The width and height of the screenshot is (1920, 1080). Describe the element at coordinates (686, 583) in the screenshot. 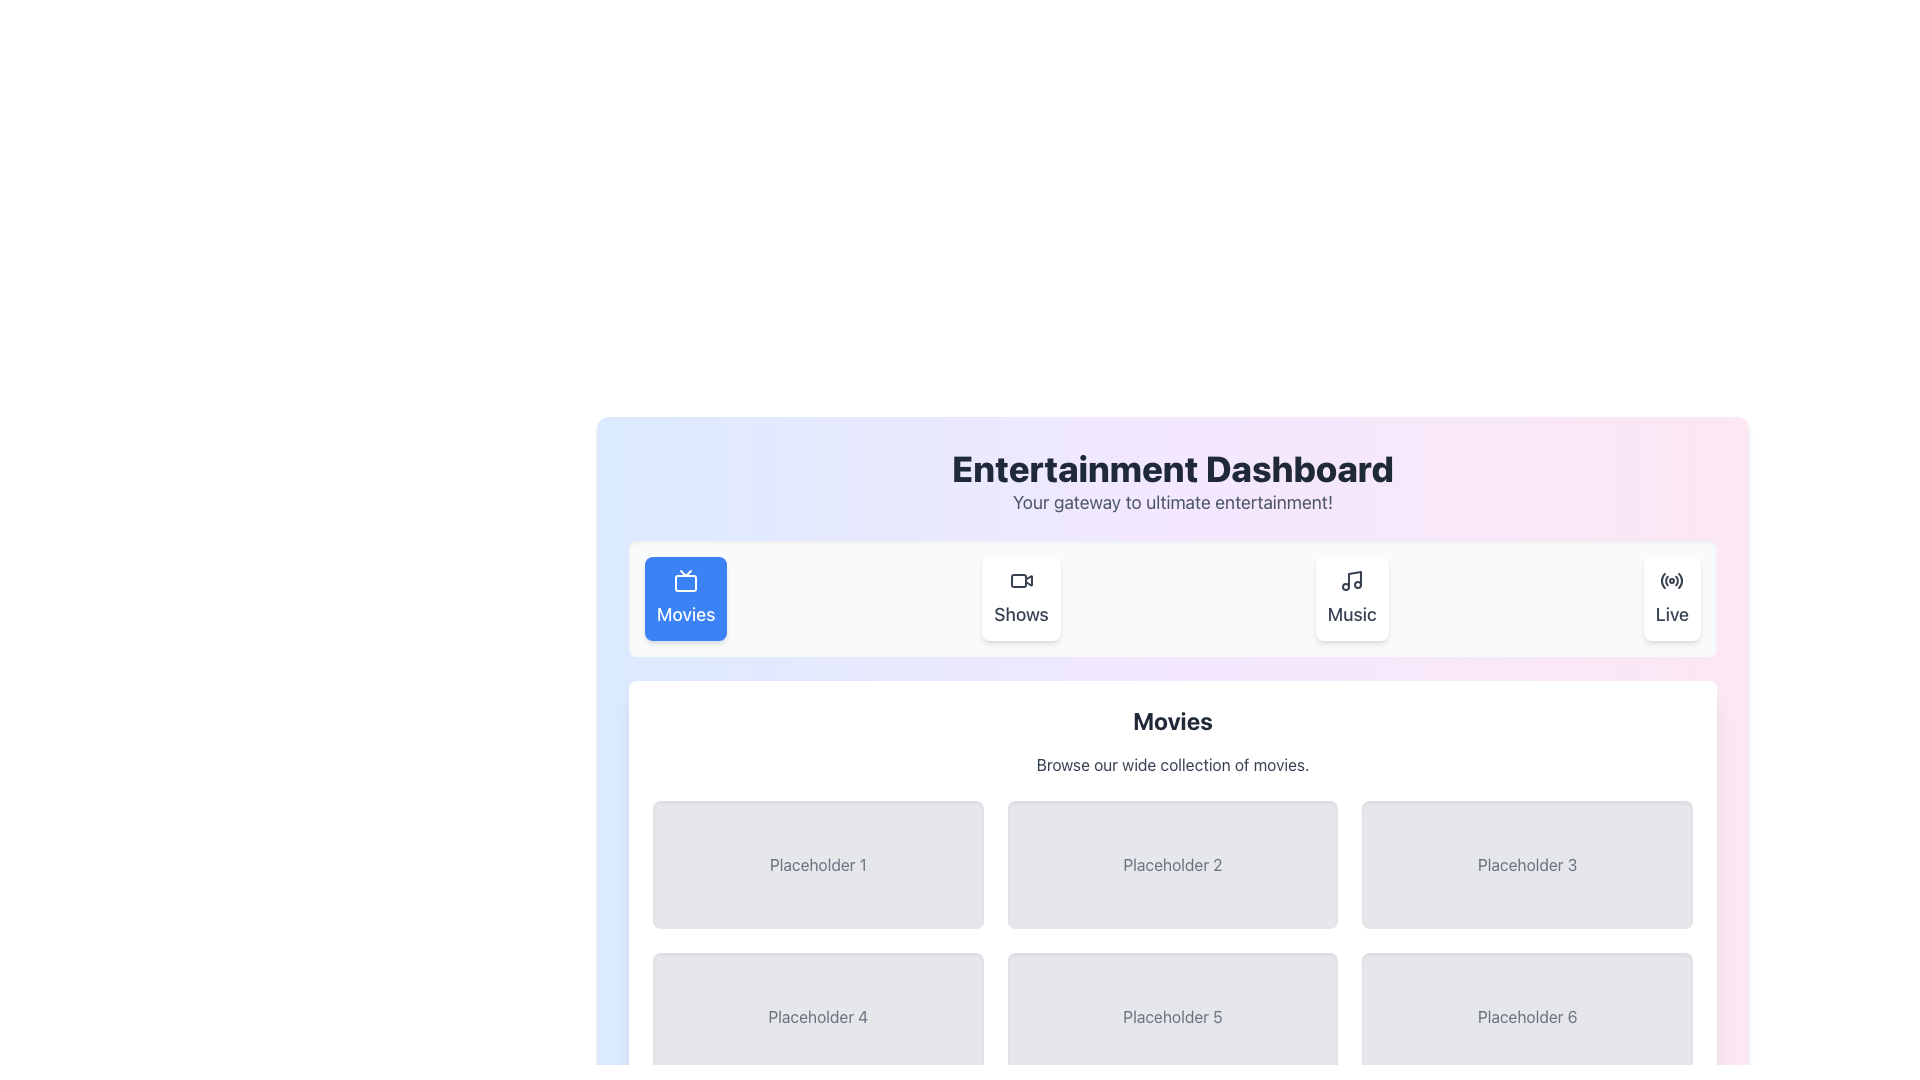

I see `the 'Movies' icon represented by the rounded rectangle in the navigation menu of the television icon` at that location.